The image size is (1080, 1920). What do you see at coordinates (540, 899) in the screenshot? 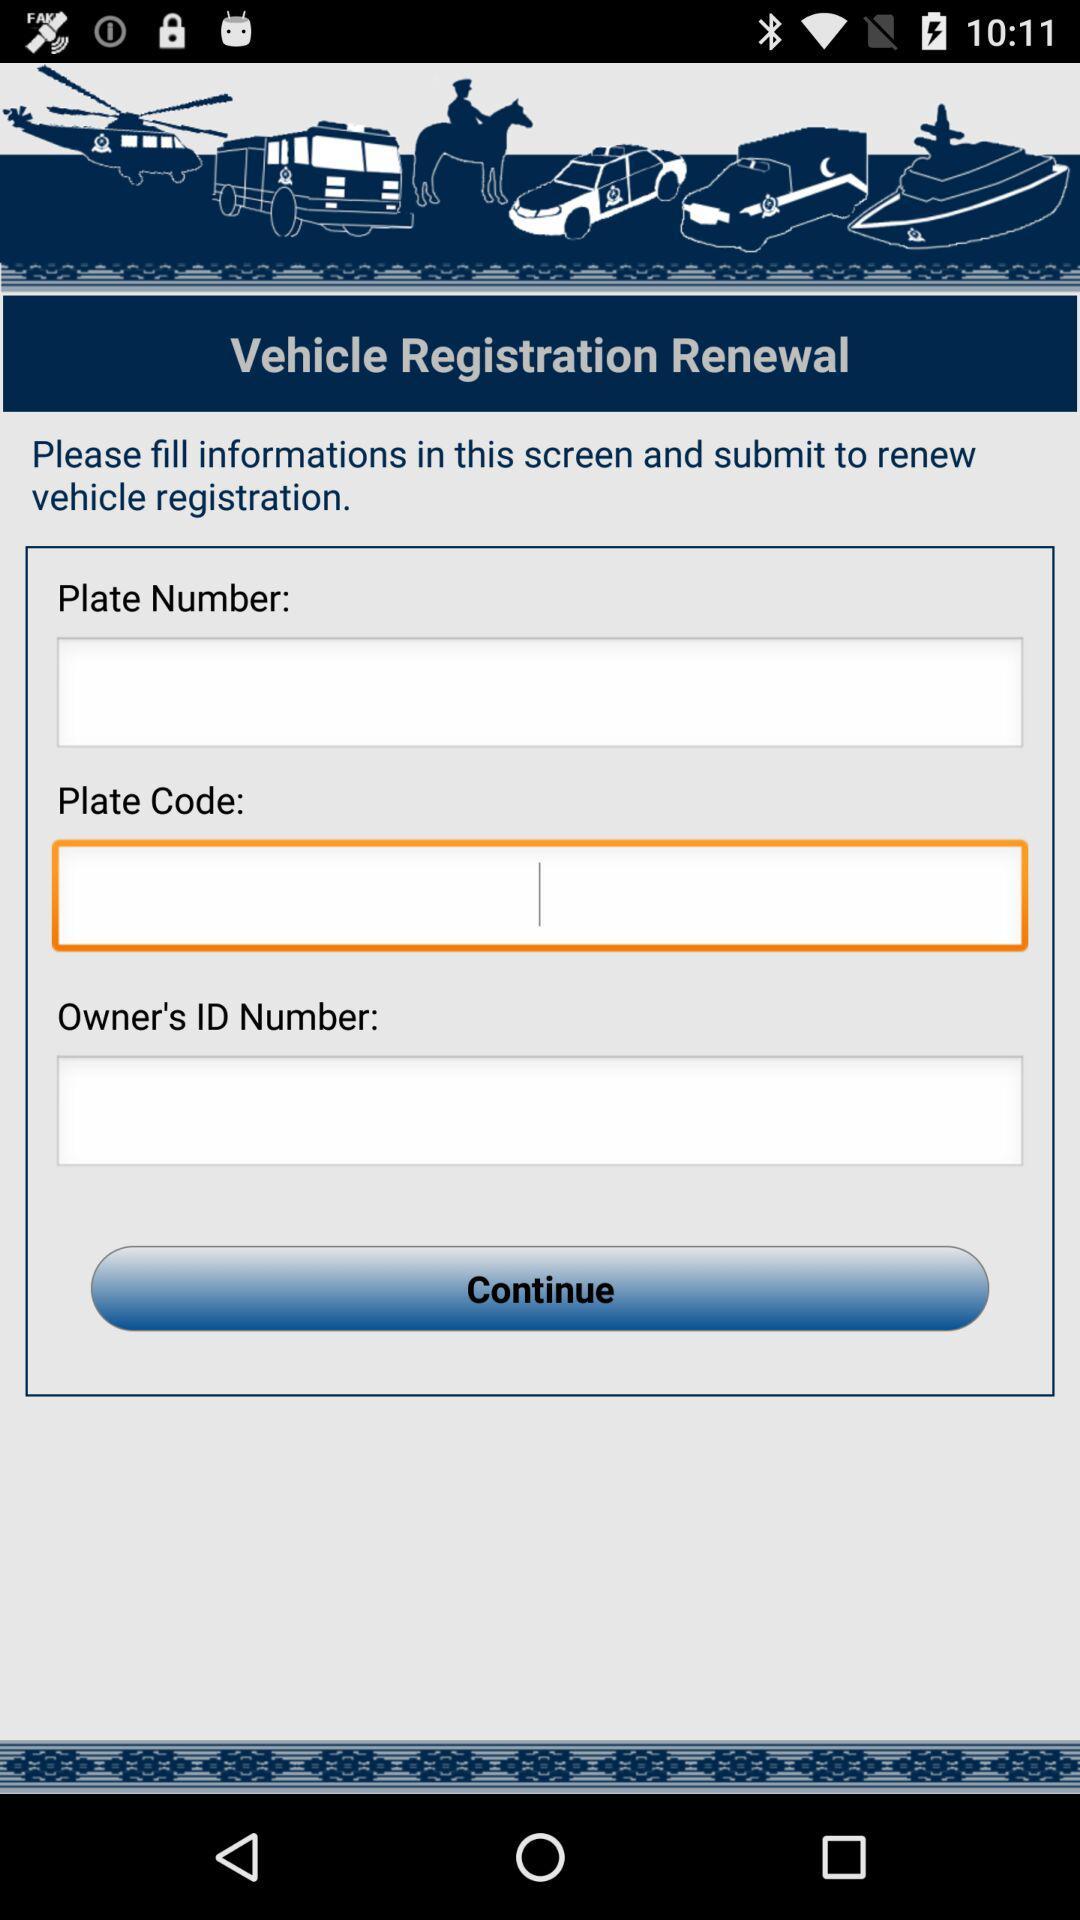
I see `plate code` at bounding box center [540, 899].